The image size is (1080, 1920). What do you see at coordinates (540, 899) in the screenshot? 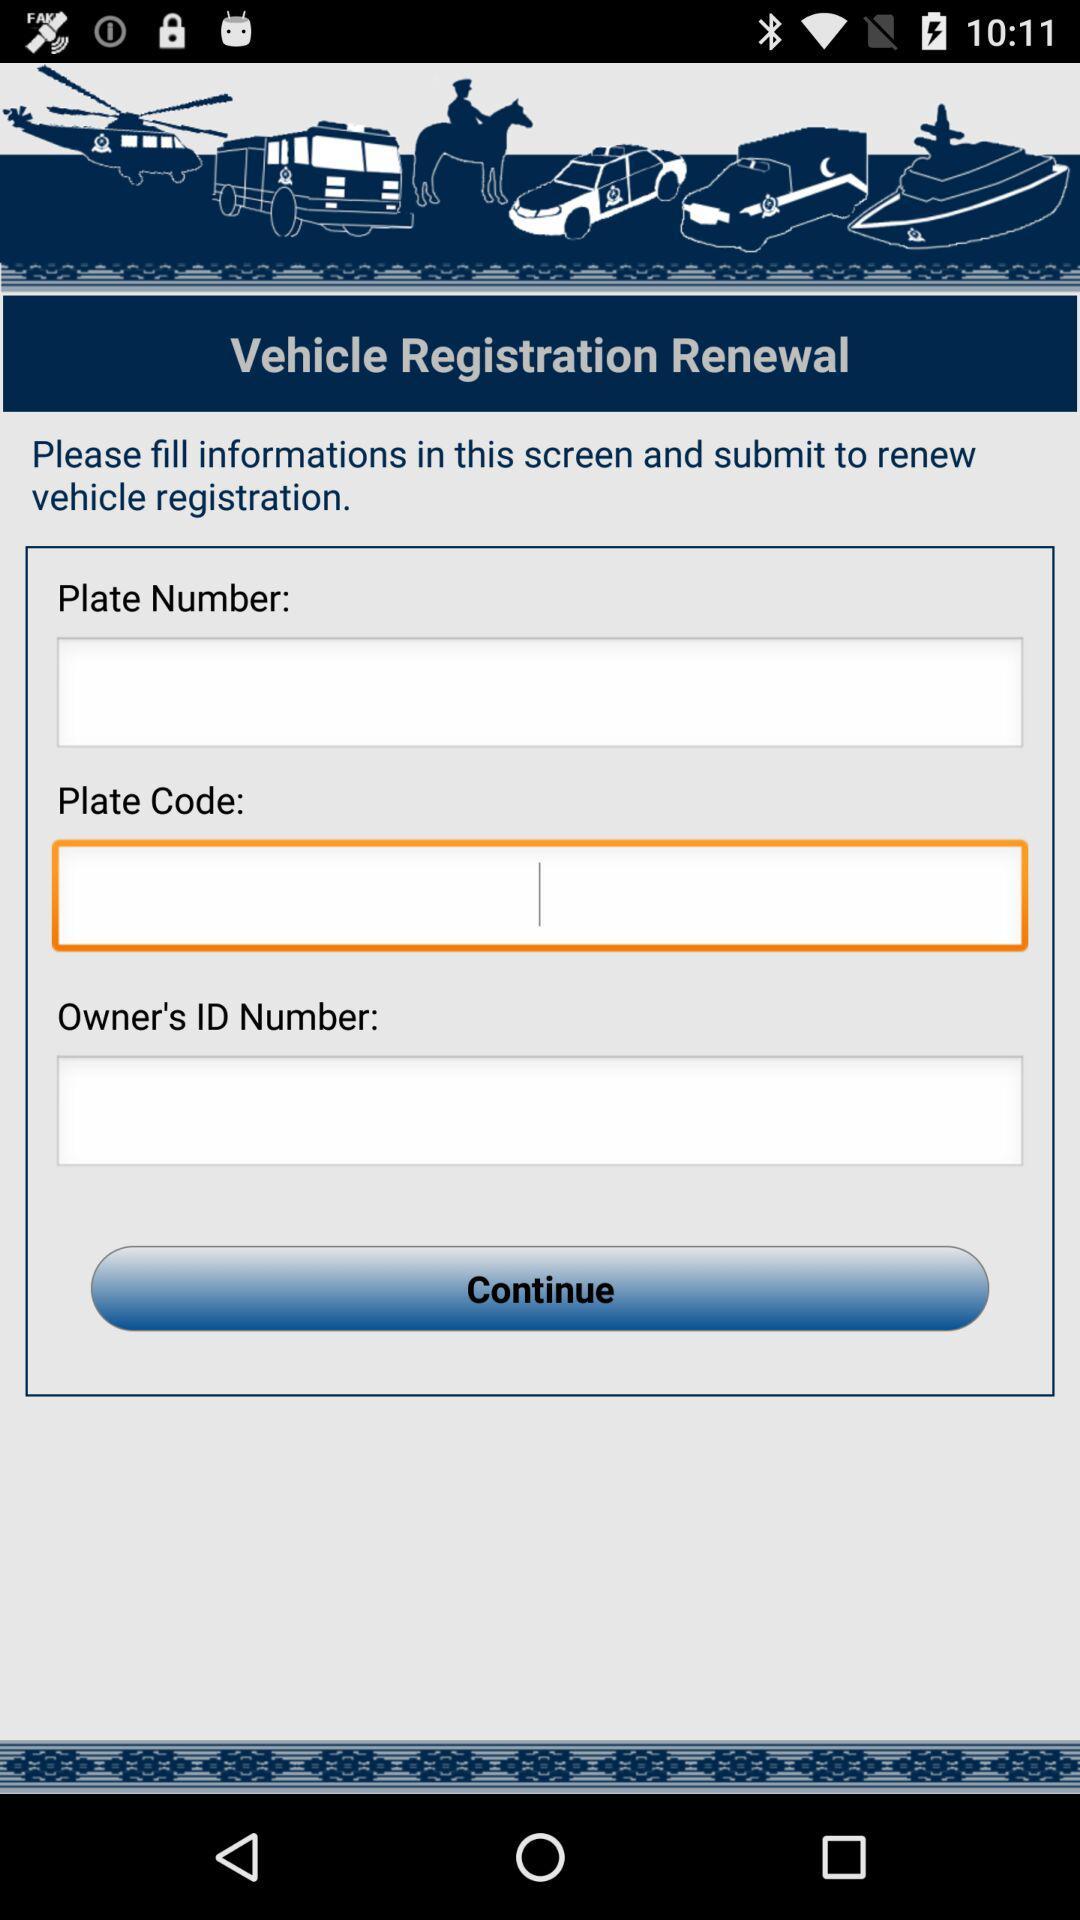
I see `plate code` at bounding box center [540, 899].